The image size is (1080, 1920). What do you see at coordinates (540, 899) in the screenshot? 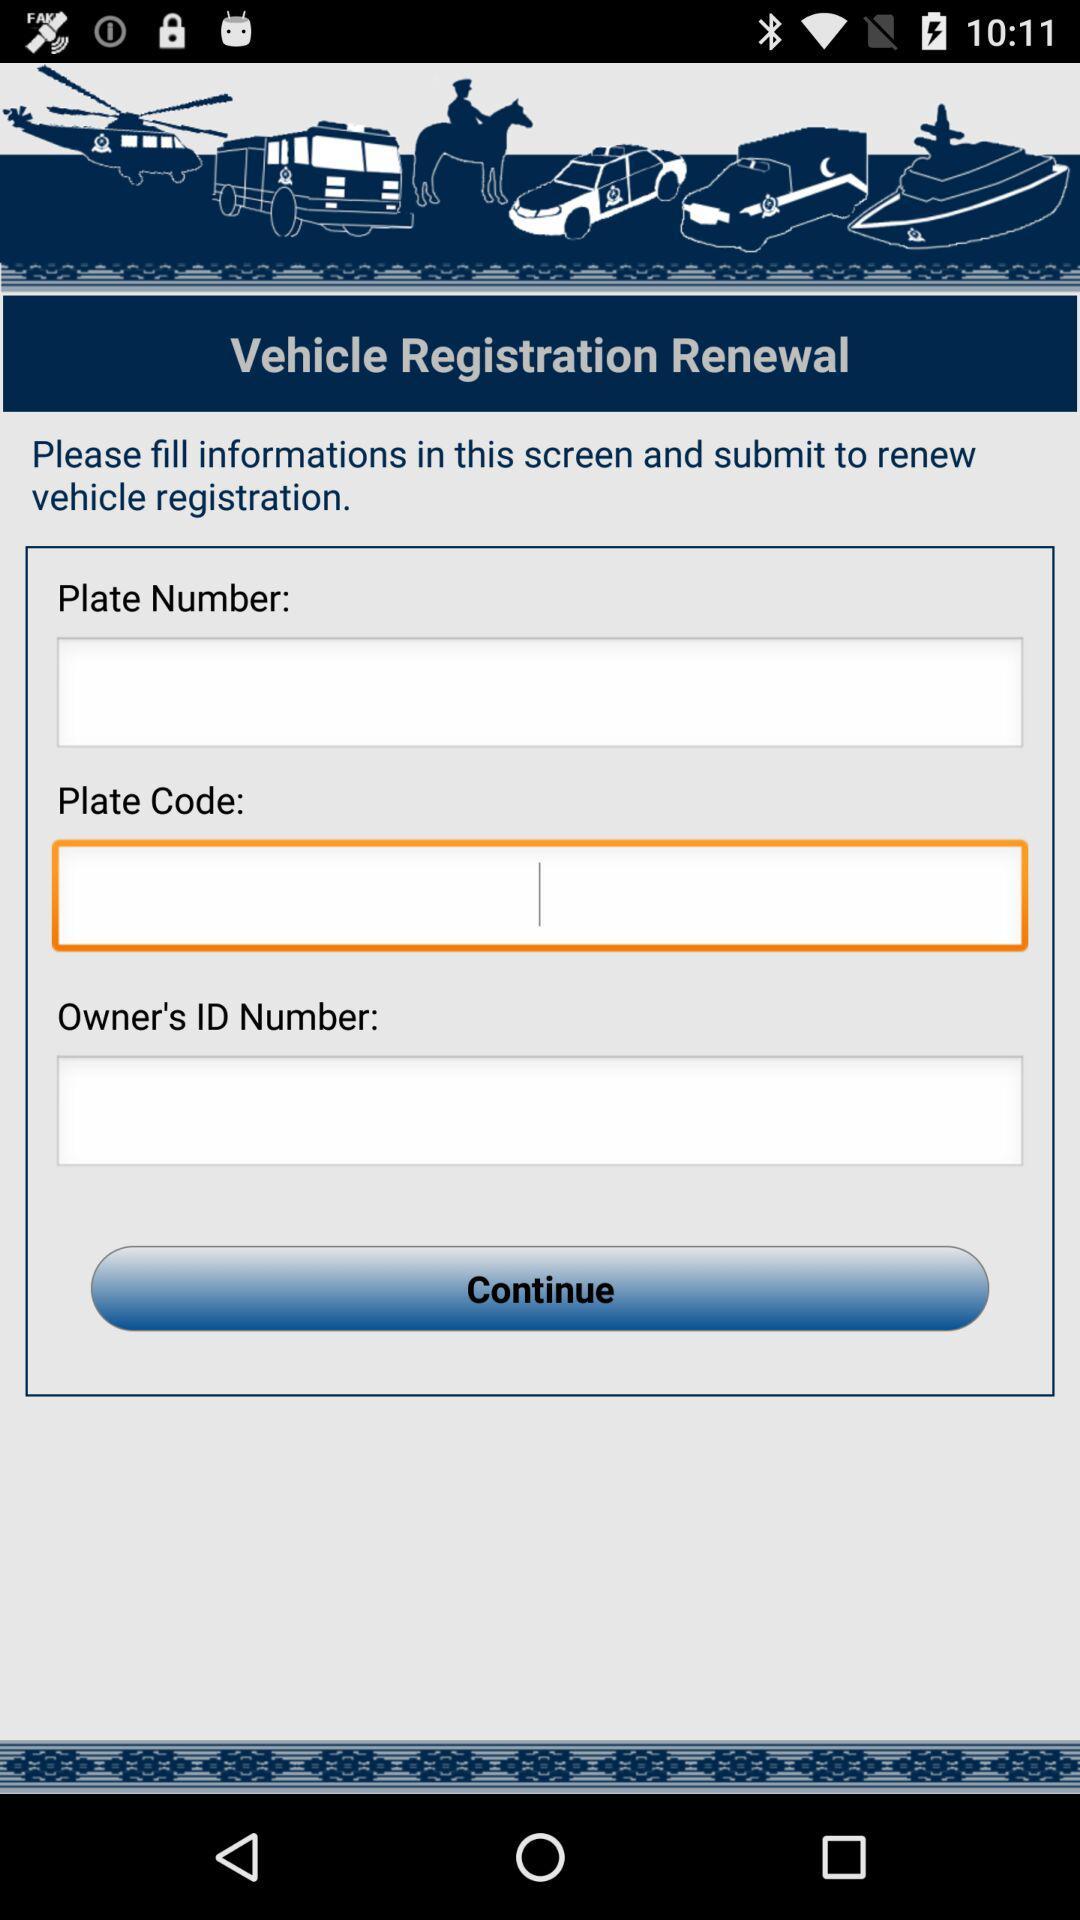
I see `plate code` at bounding box center [540, 899].